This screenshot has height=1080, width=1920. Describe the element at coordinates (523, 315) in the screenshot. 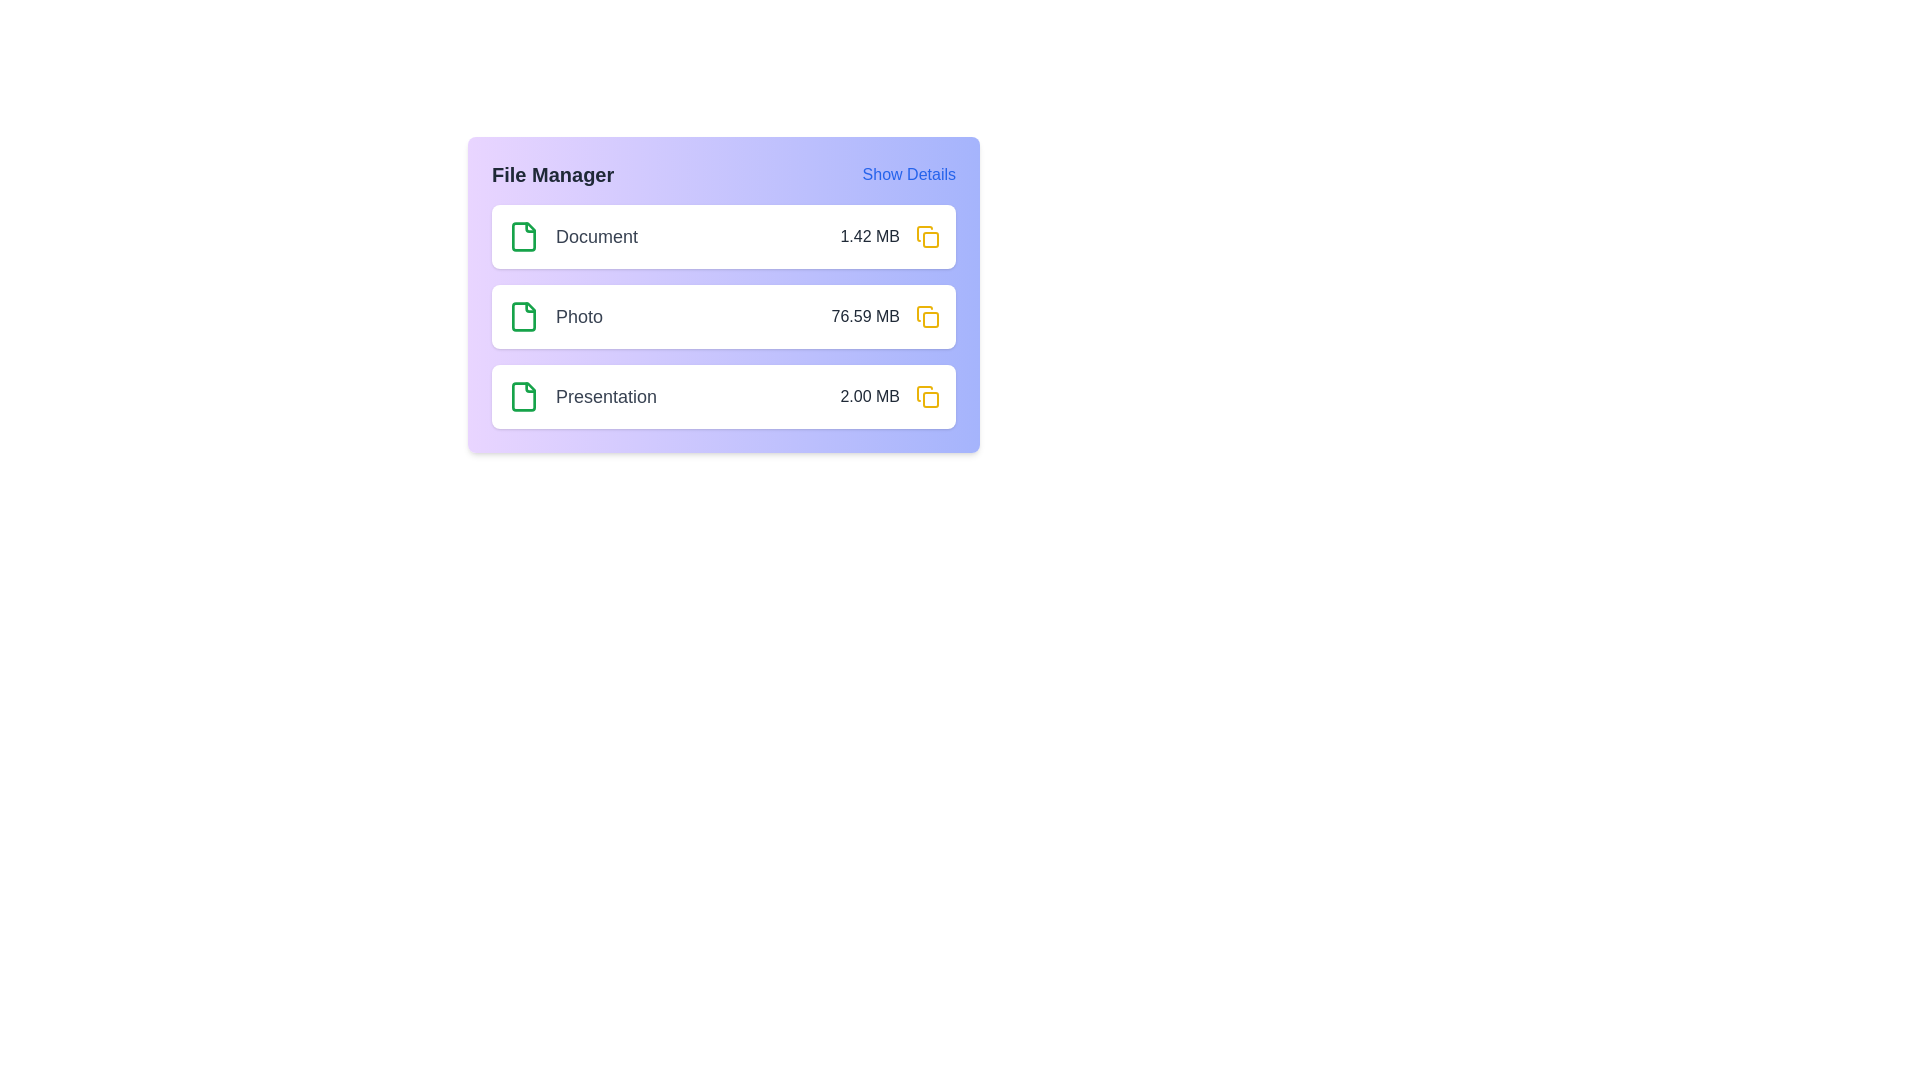

I see `the first interactive subcomponent of the file icon for the 'Photo' entry, which is visually identifiable as an icon representing a photo file type, located in a vertical list after 'Document' and before 'Presentation'` at that location.